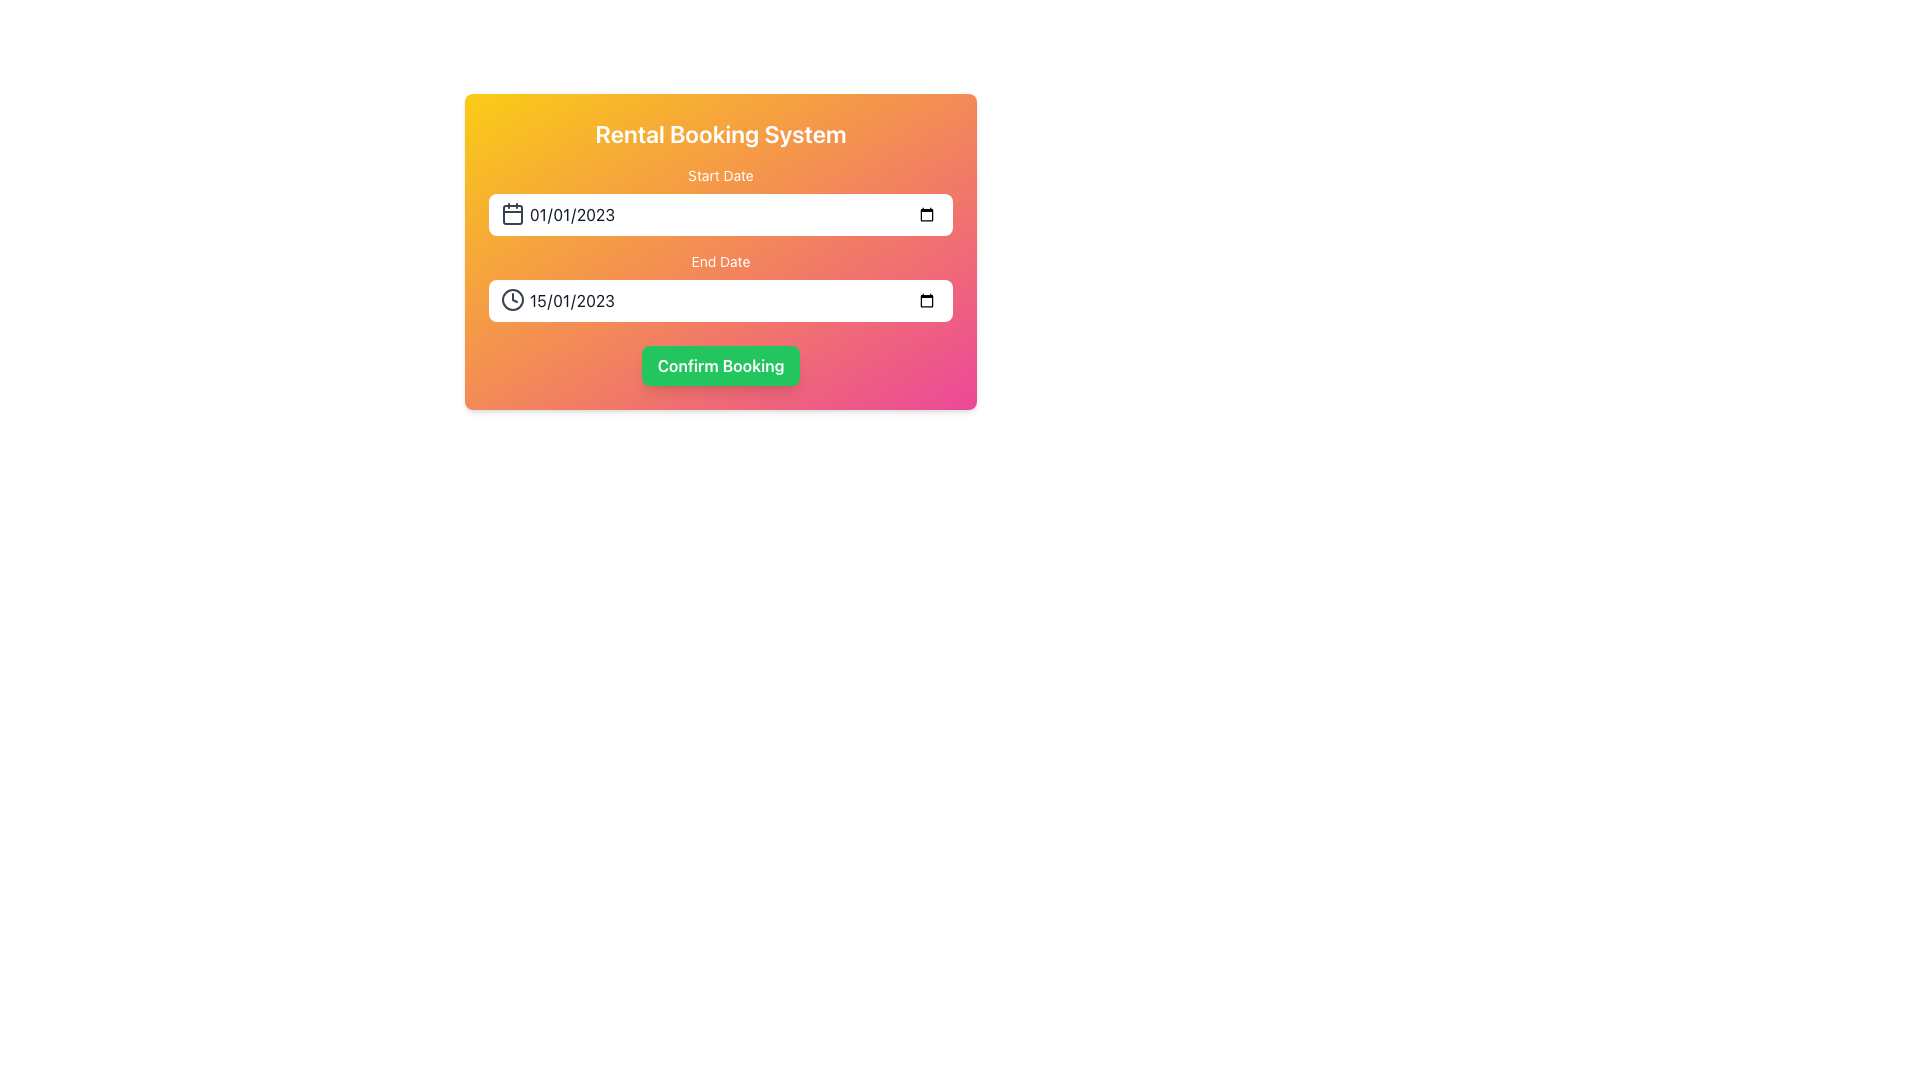 Image resolution: width=1920 pixels, height=1080 pixels. Describe the element at coordinates (513, 213) in the screenshot. I see `the calendar icon located at the leftmost side of the 'Start Date' input field, which aids in selecting a date` at that location.